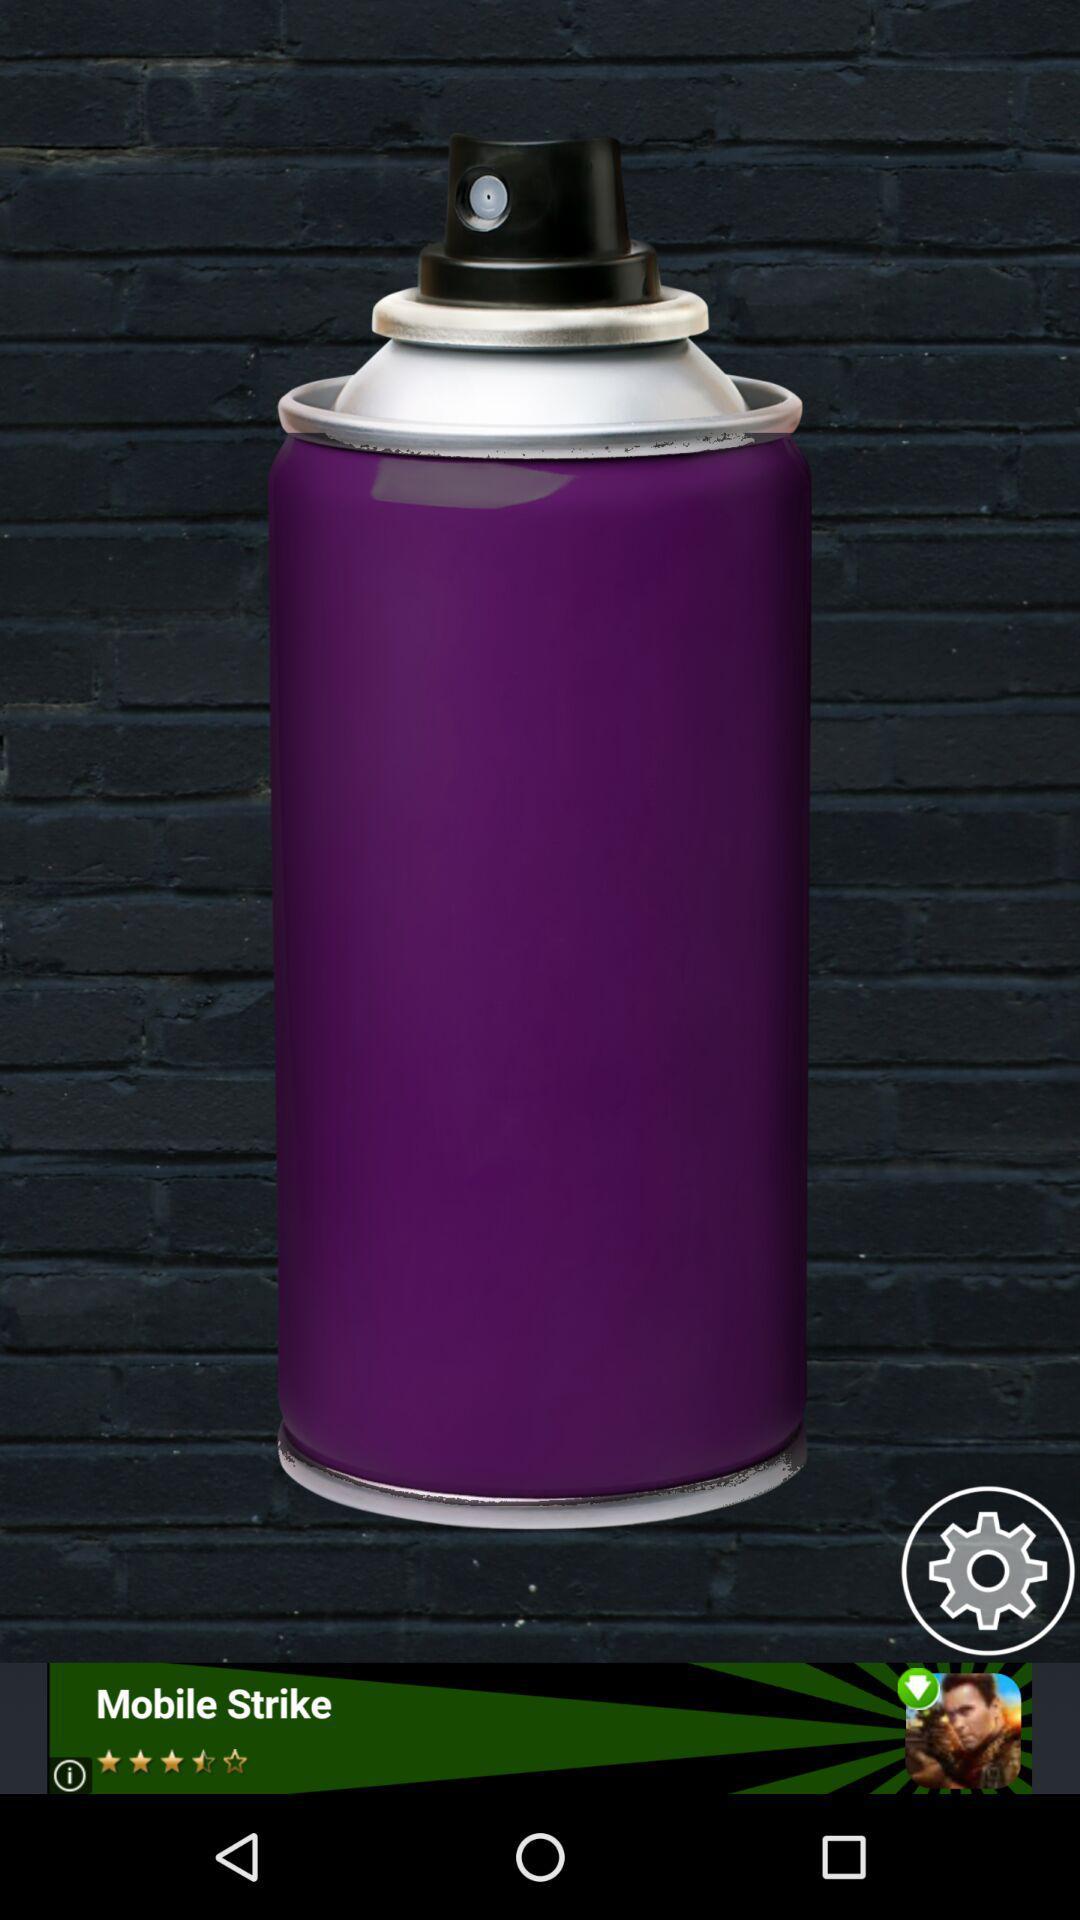 The height and width of the screenshot is (1920, 1080). Describe the element at coordinates (538, 1727) in the screenshot. I see `banner advertisement for mobile strike game` at that location.